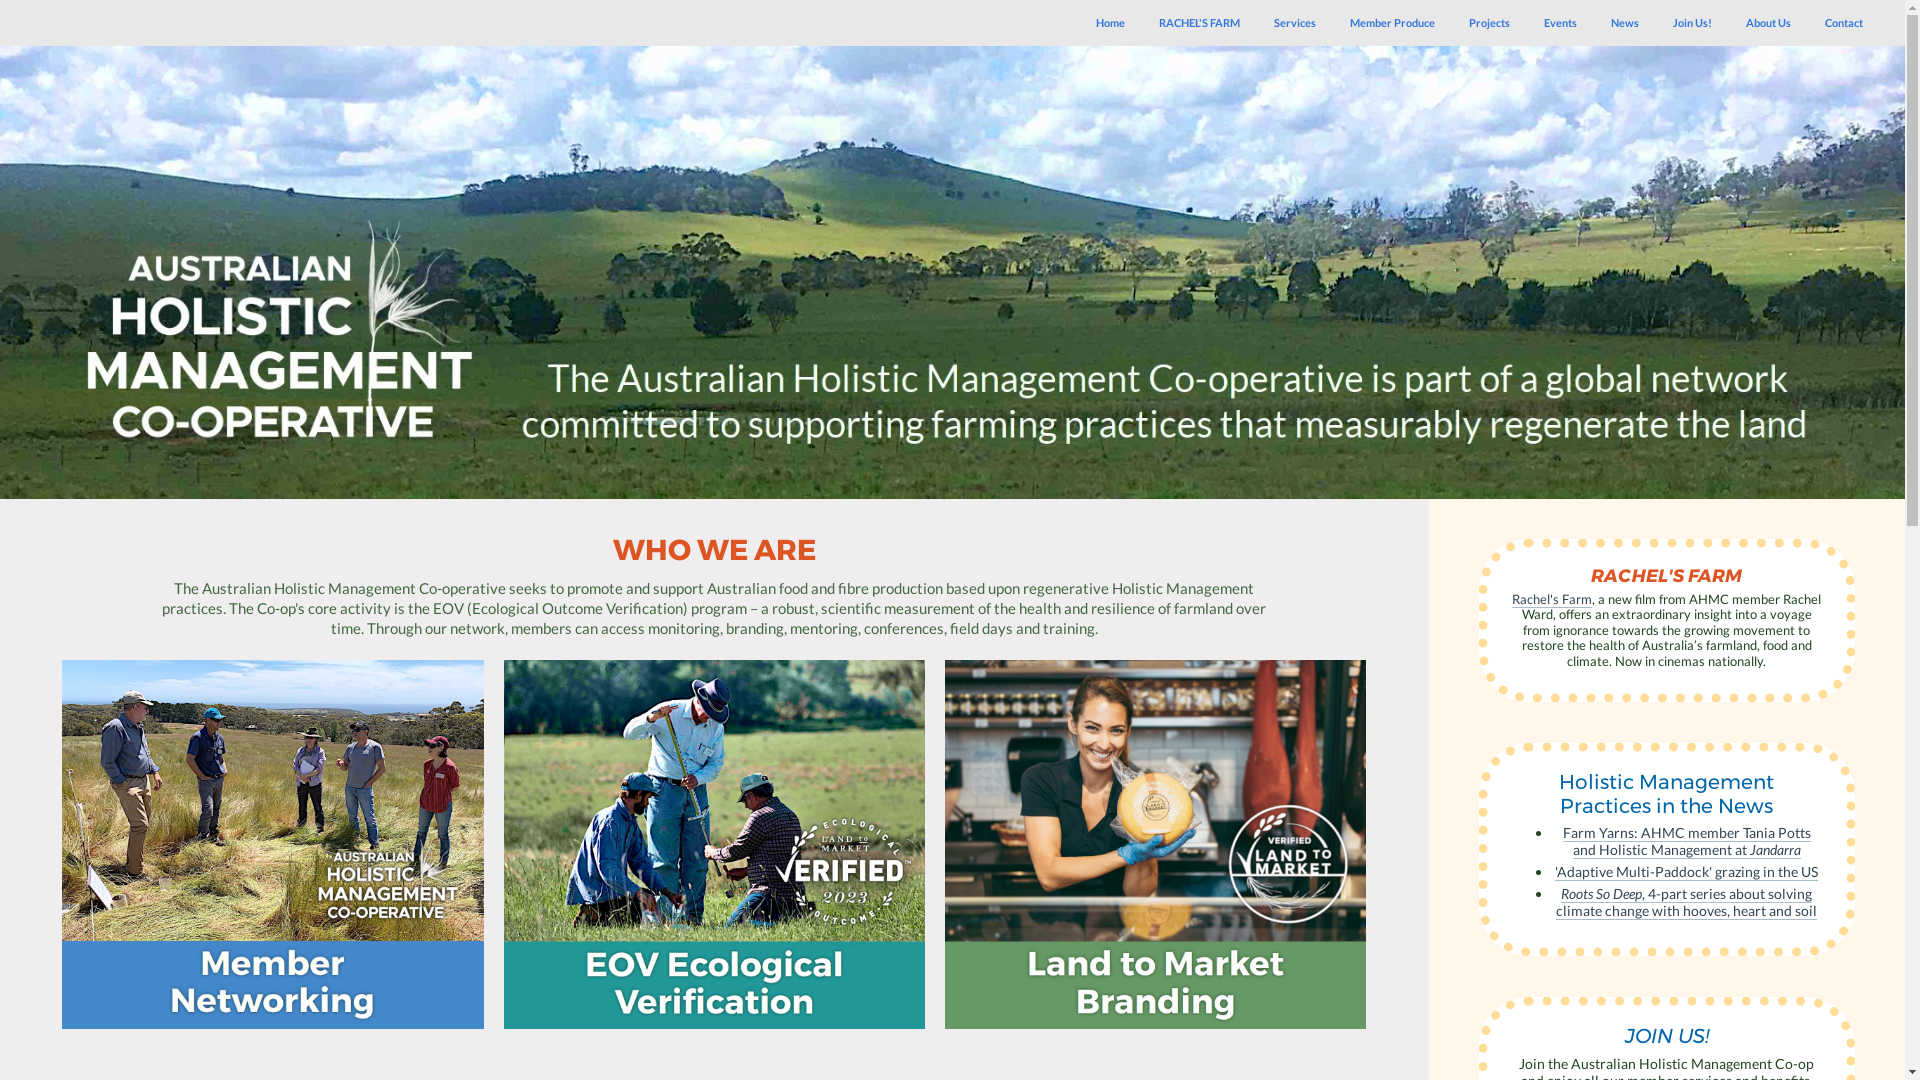 This screenshot has width=1920, height=1080. Describe the element at coordinates (1109, 23) in the screenshot. I see `'Home'` at that location.